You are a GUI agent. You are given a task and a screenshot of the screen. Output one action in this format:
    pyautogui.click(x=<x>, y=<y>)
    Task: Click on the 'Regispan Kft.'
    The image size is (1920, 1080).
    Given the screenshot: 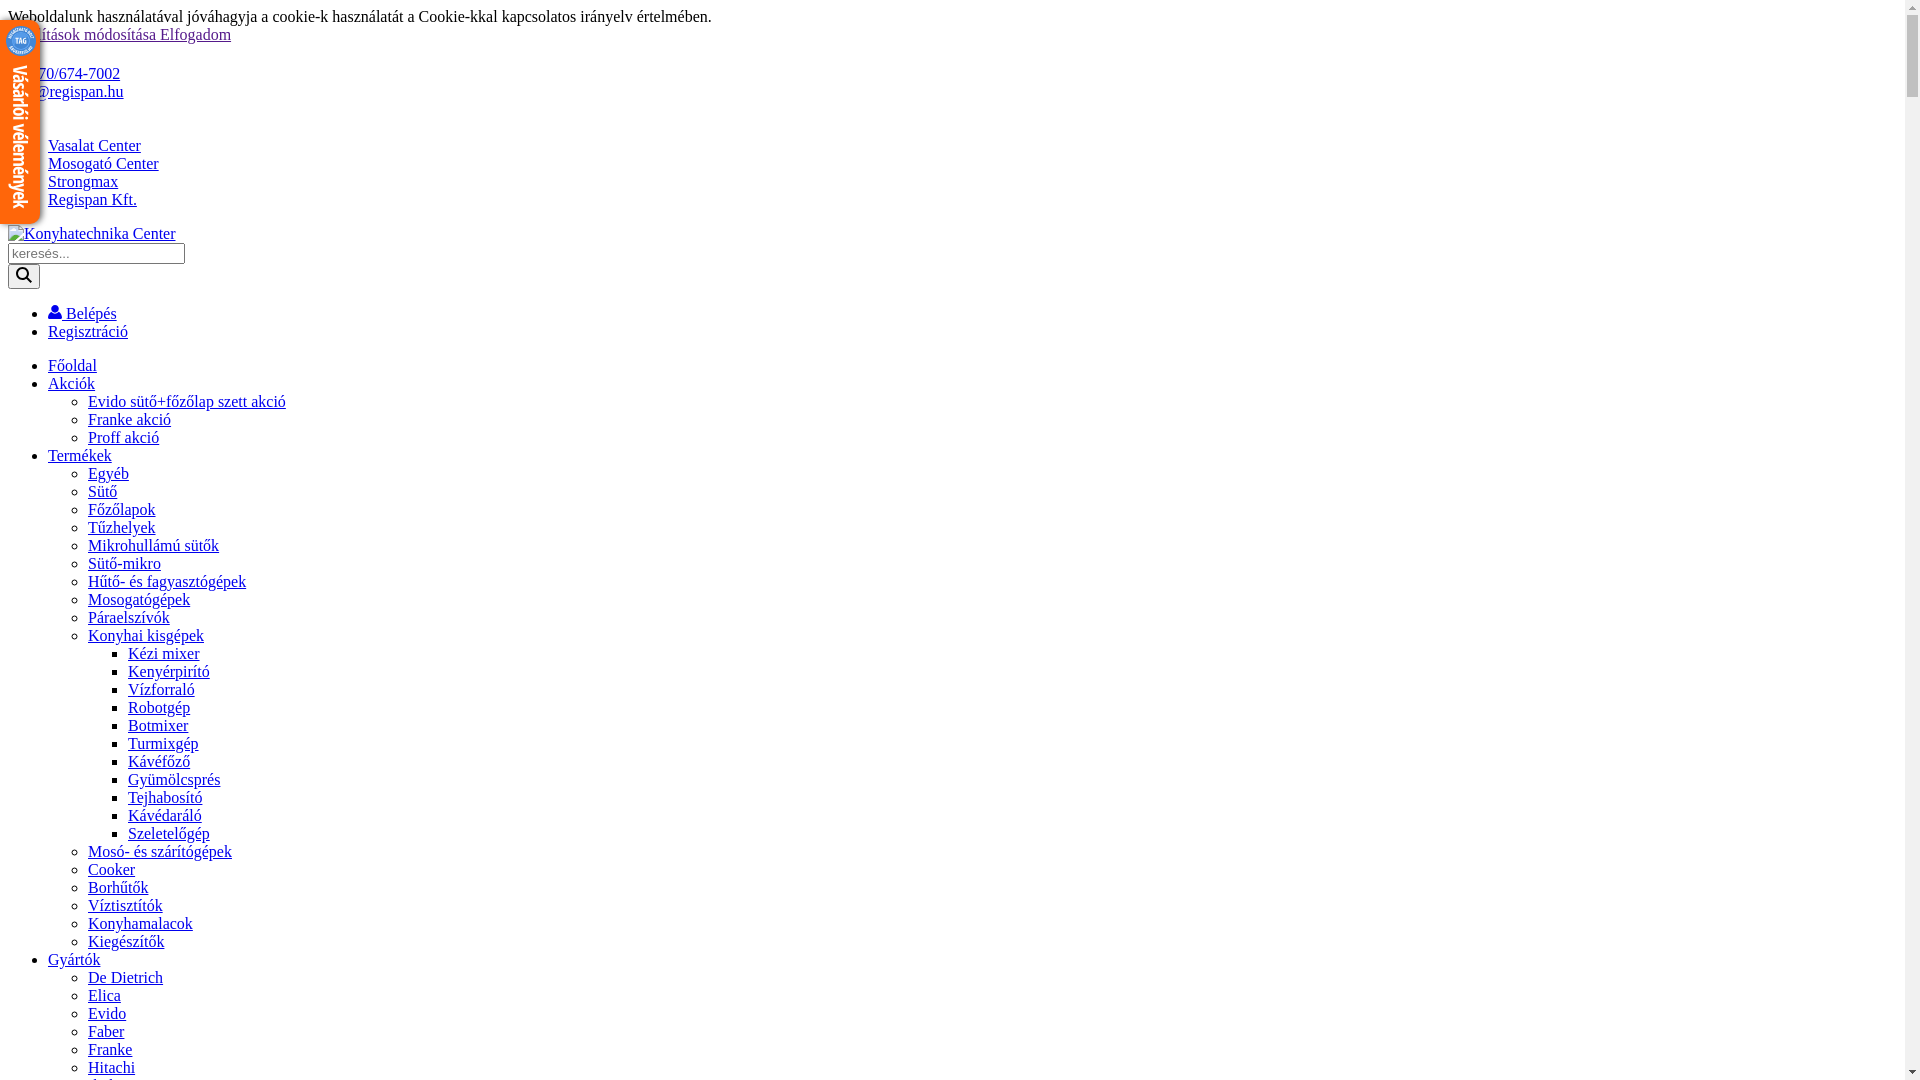 What is the action you would take?
    pyautogui.click(x=48, y=199)
    